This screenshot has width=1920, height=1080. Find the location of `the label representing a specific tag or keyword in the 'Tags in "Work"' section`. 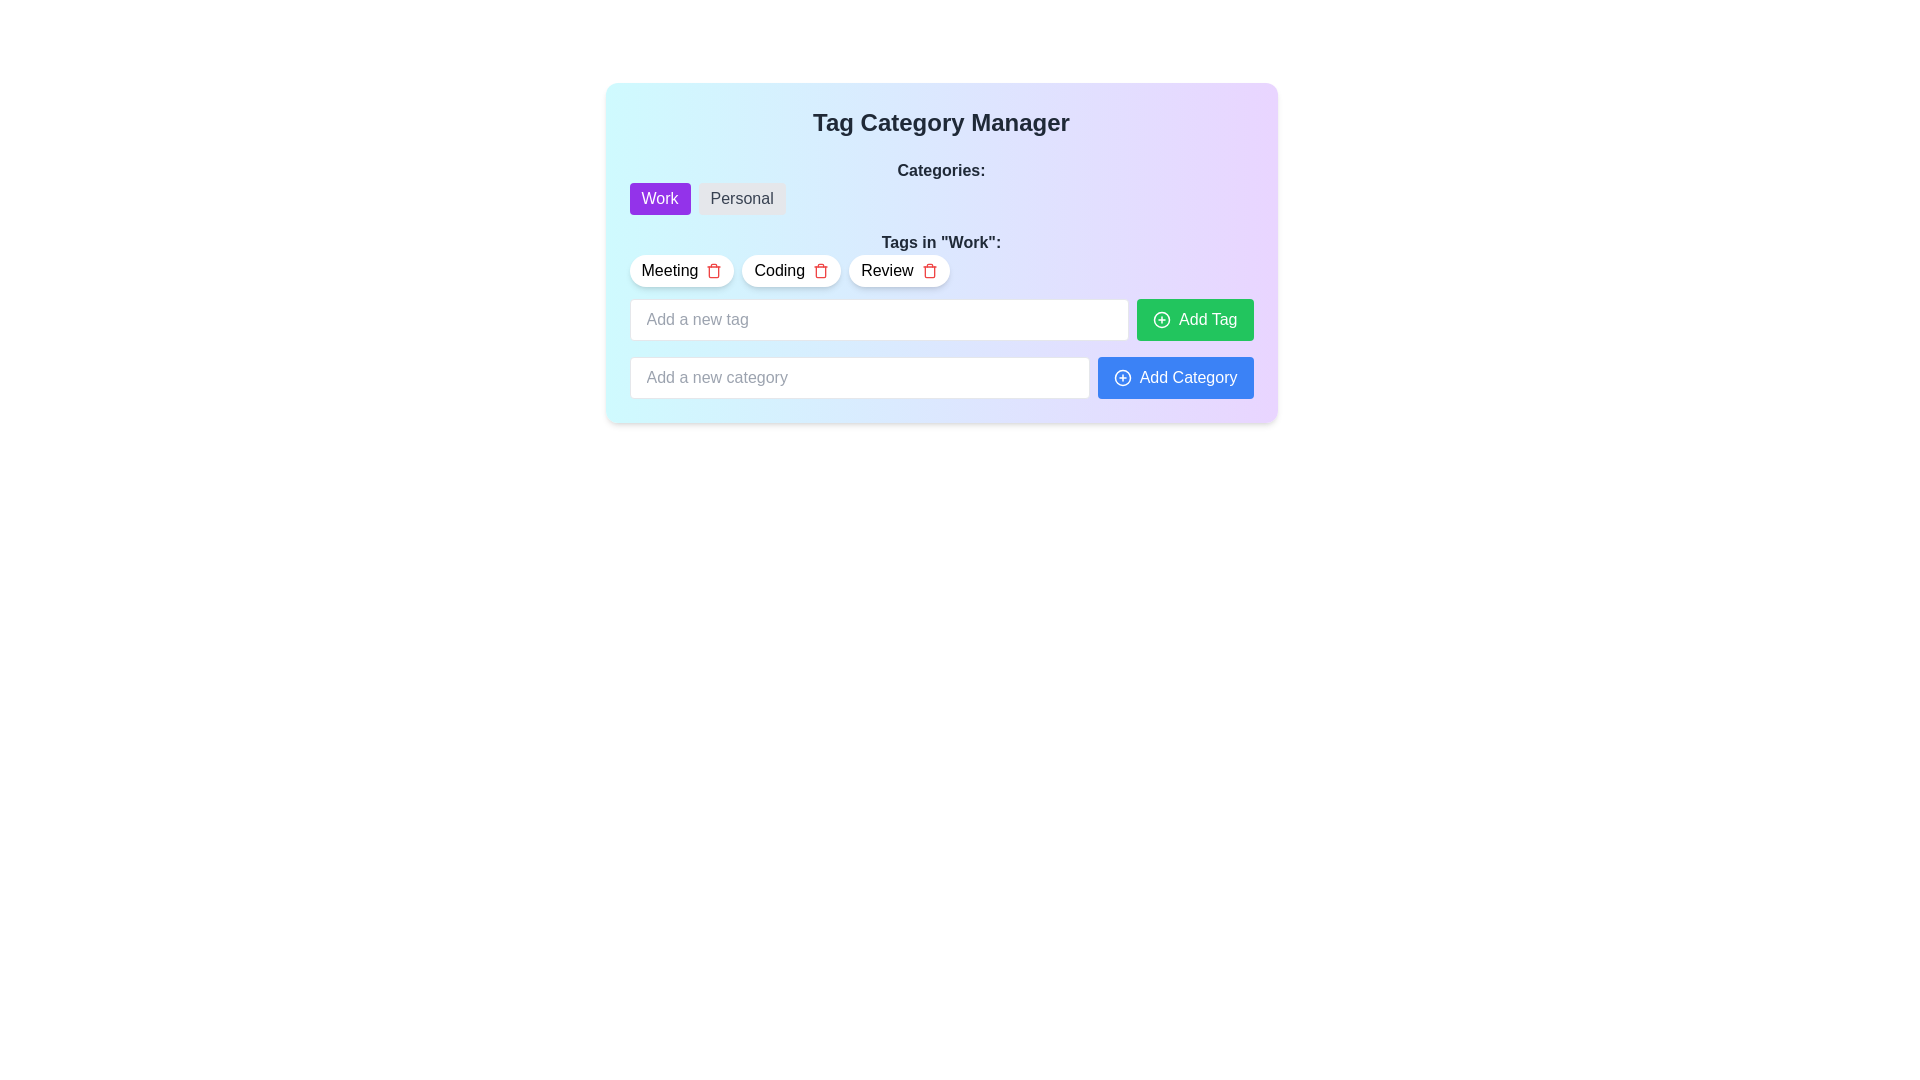

the label representing a specific tag or keyword in the 'Tags in "Work"' section is located at coordinates (886, 270).